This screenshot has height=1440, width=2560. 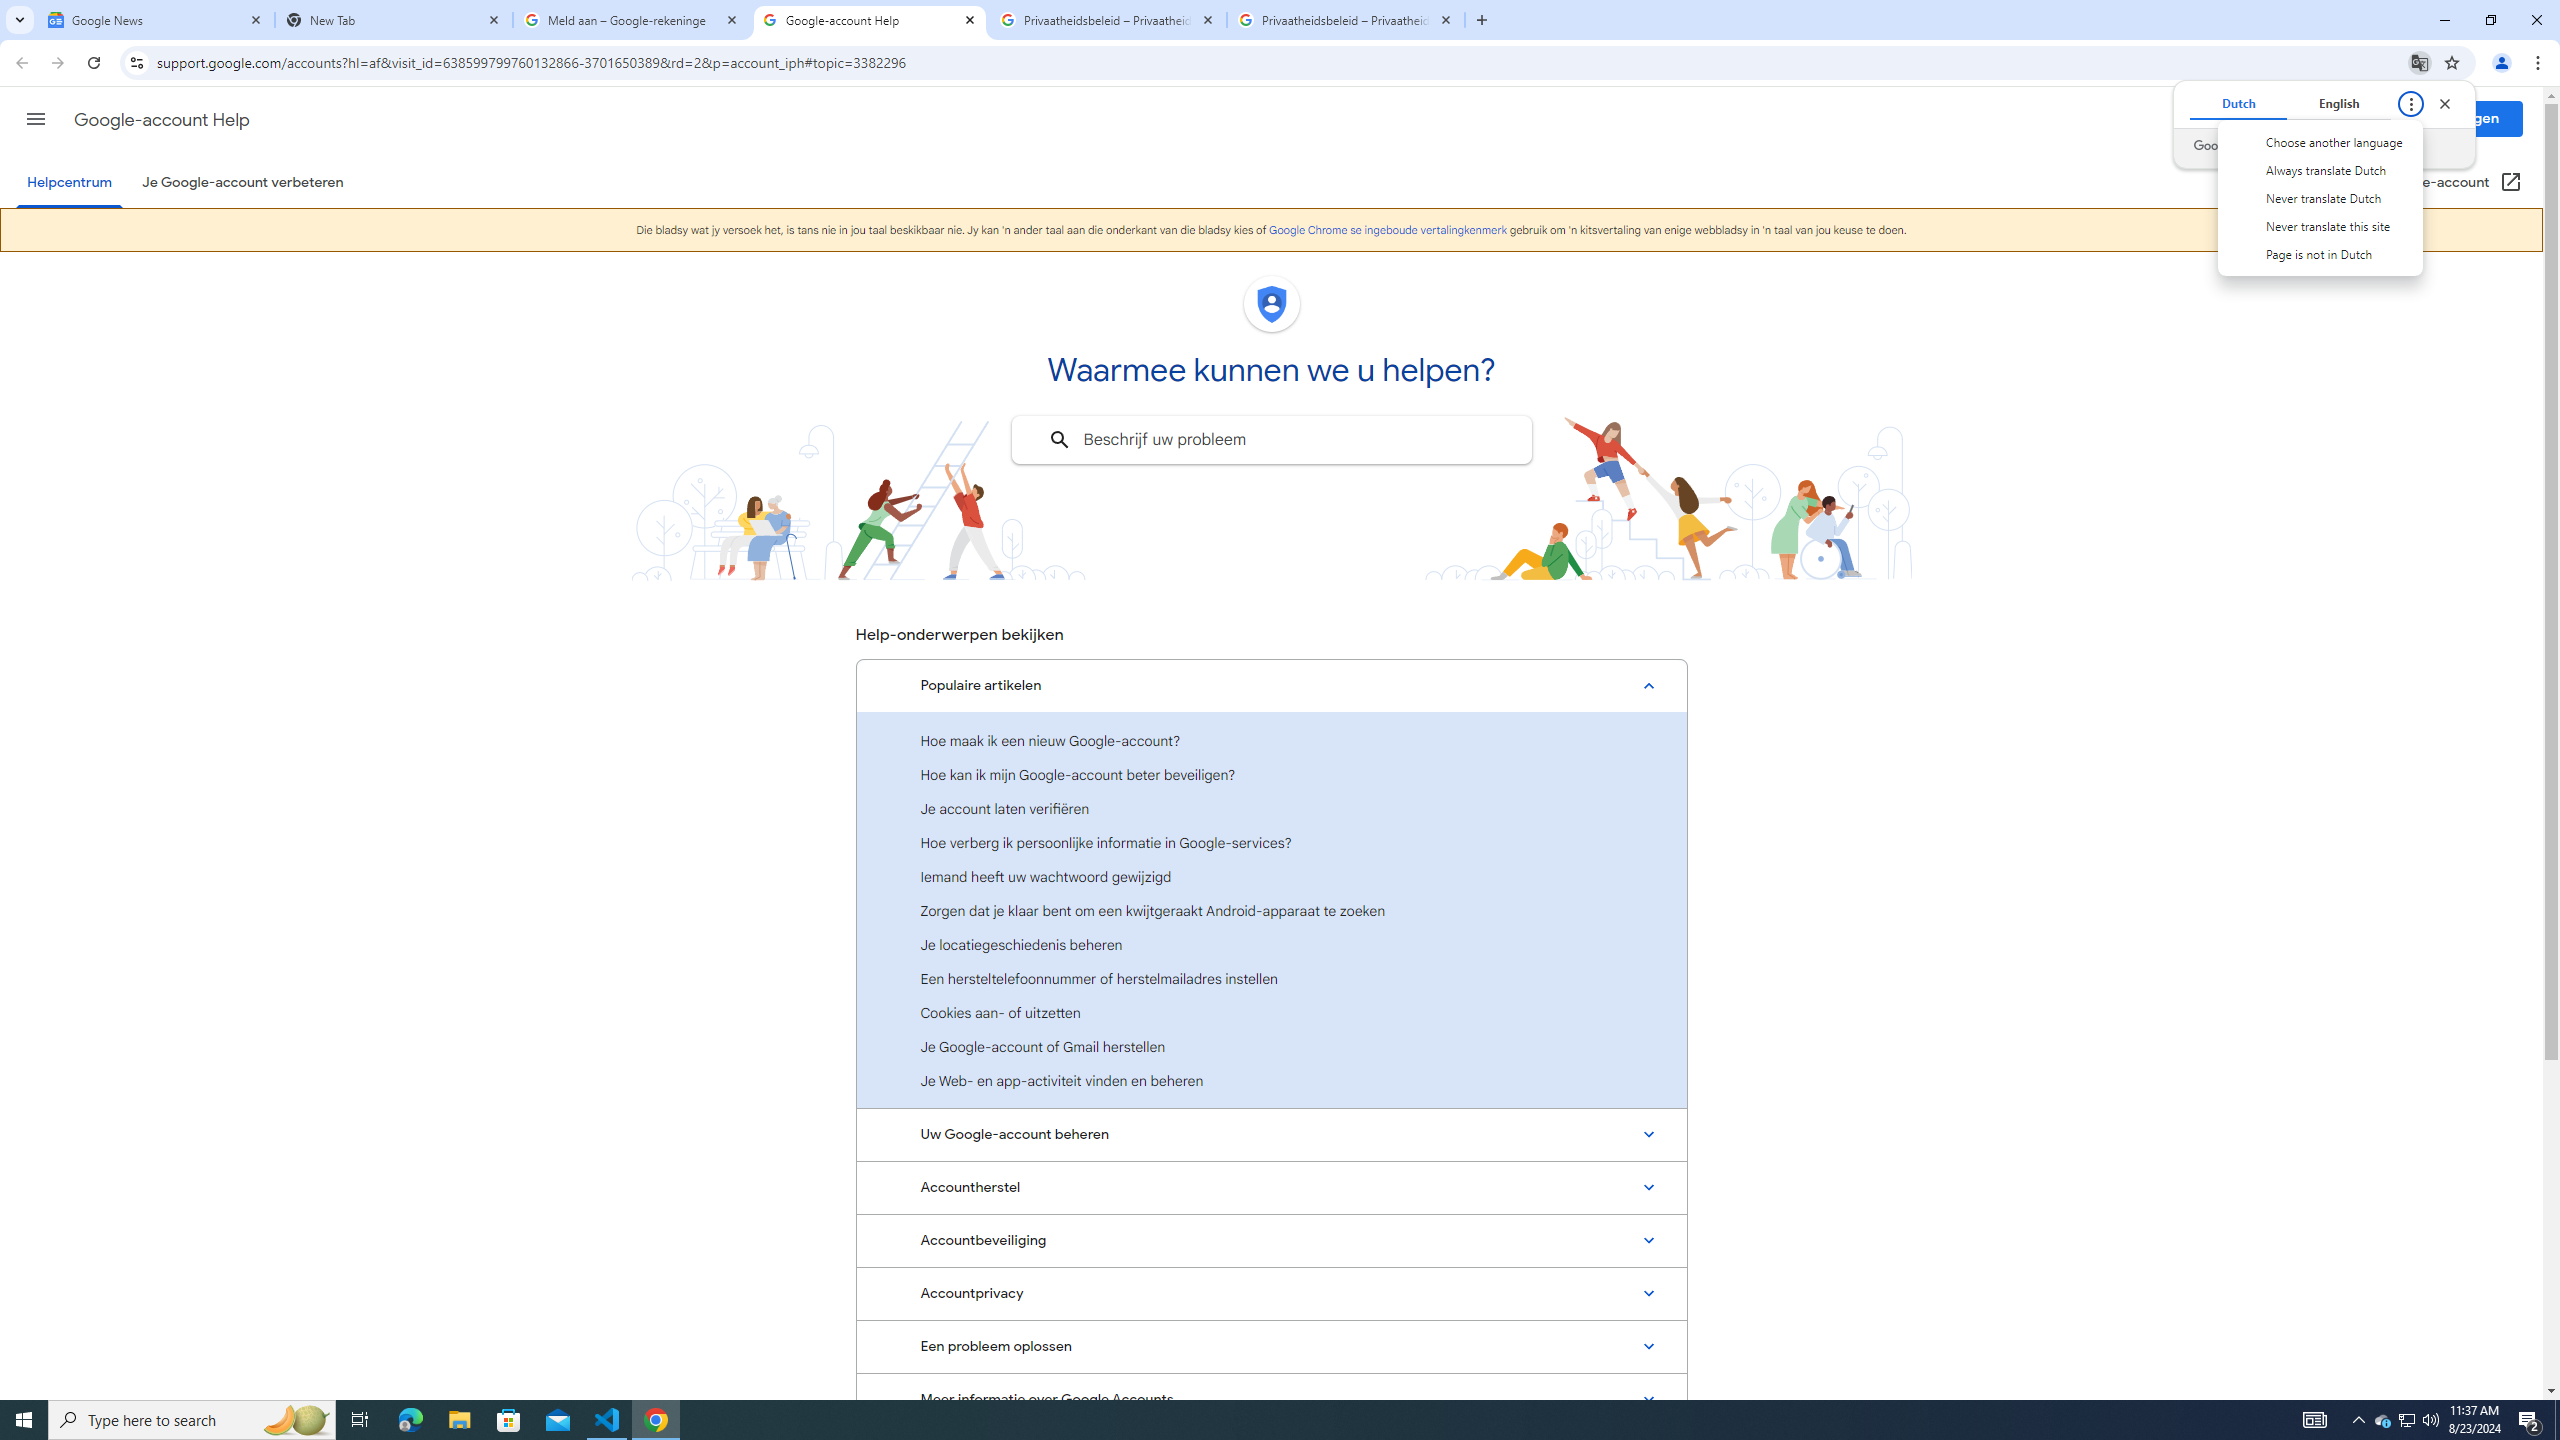 I want to click on 'Je Web- en app-activiteit vinden en beheren', so click(x=1271, y=1080).